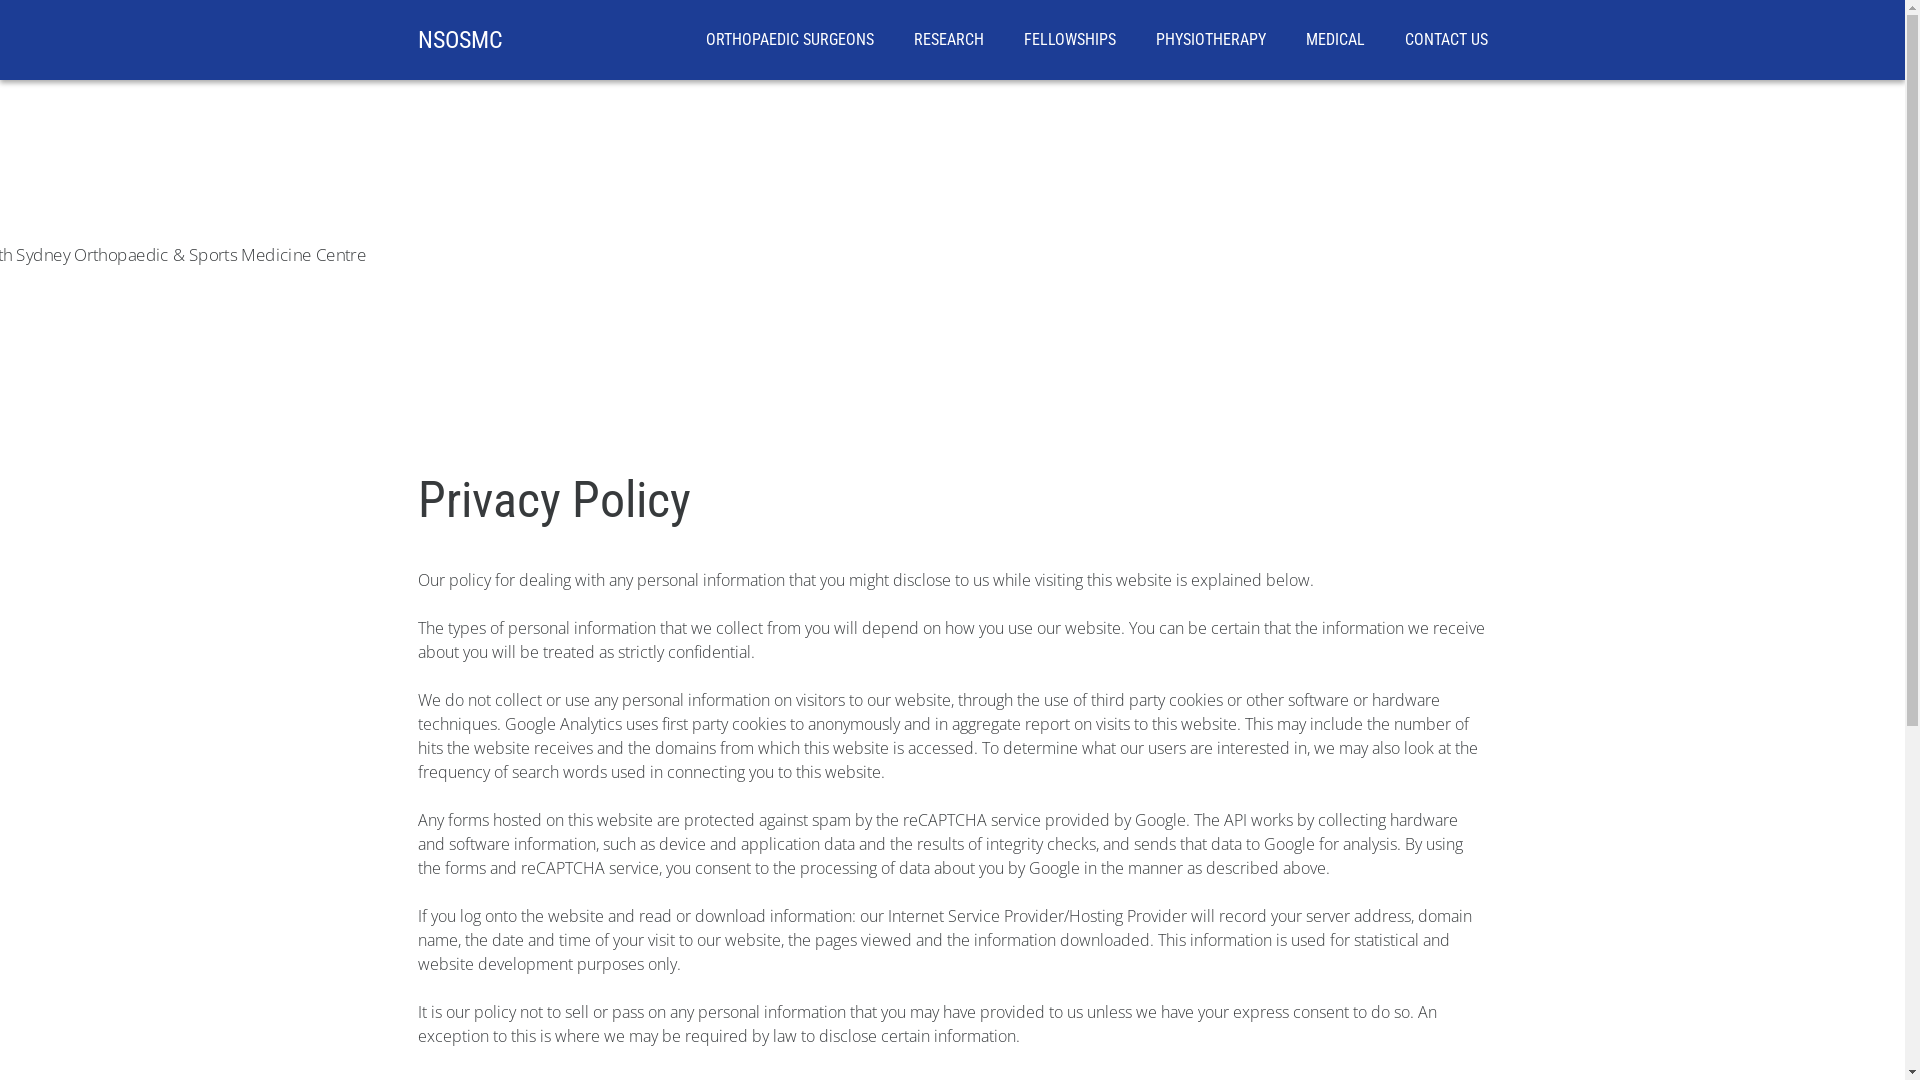  Describe the element at coordinates (1335, 39) in the screenshot. I see `'MEDICAL'` at that location.